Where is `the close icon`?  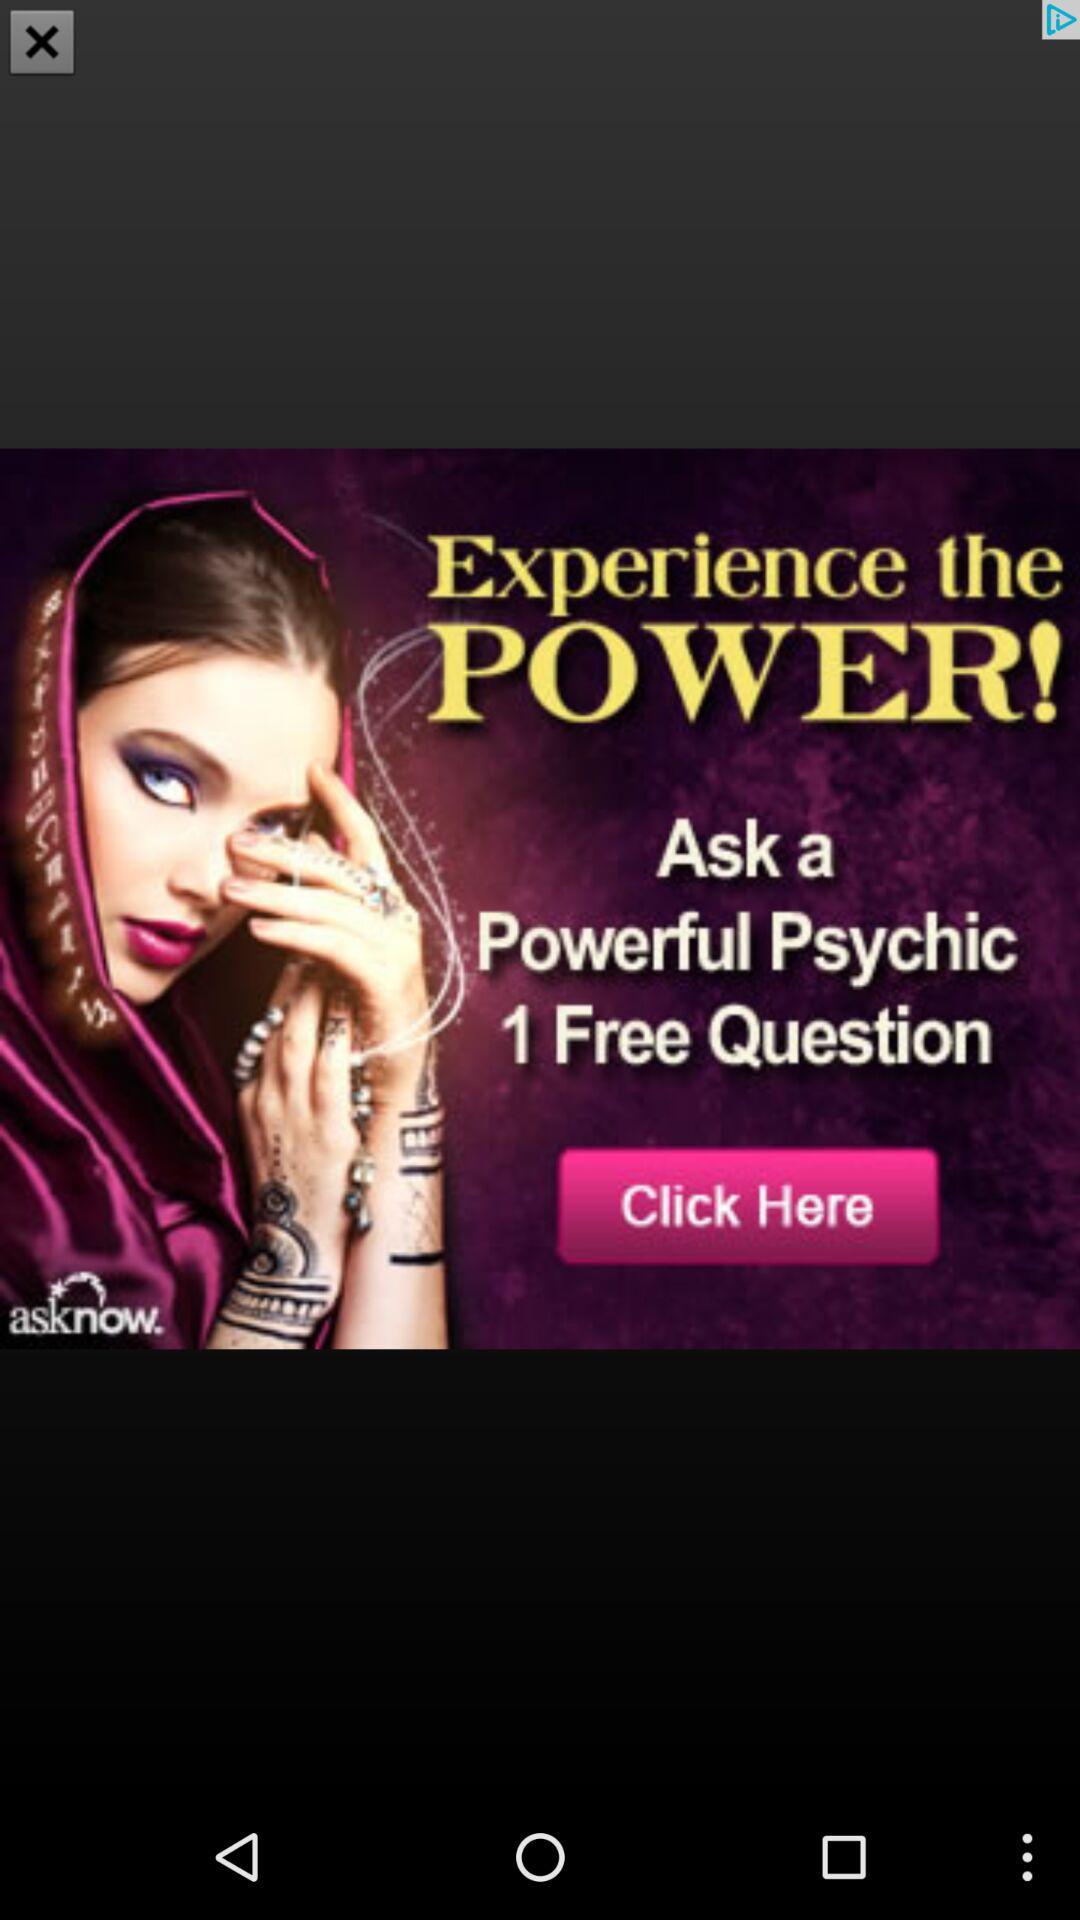 the close icon is located at coordinates (42, 44).